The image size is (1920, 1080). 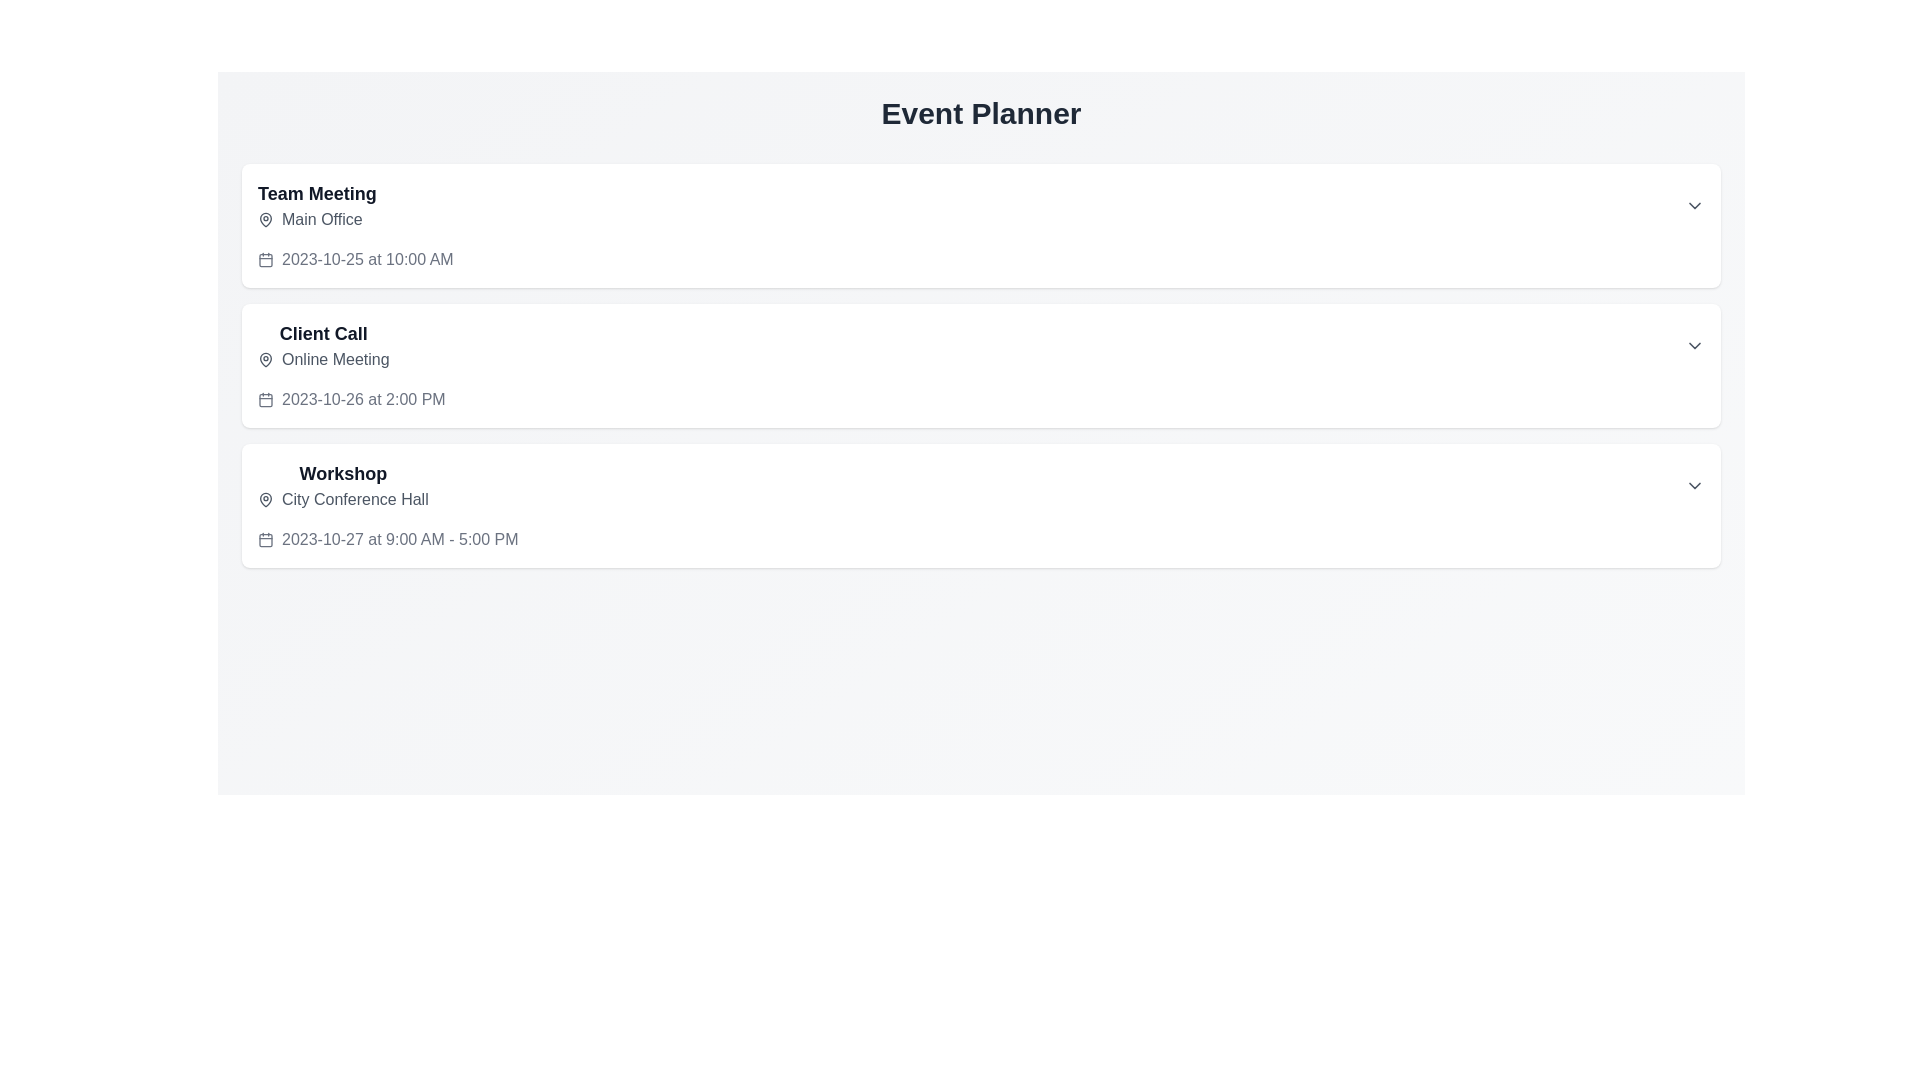 I want to click on the 'Client Call' text label, which features a bold title and a secondary line with a map pin icon, positioned between 'Team Meeting' and 'Workshop', so click(x=323, y=345).